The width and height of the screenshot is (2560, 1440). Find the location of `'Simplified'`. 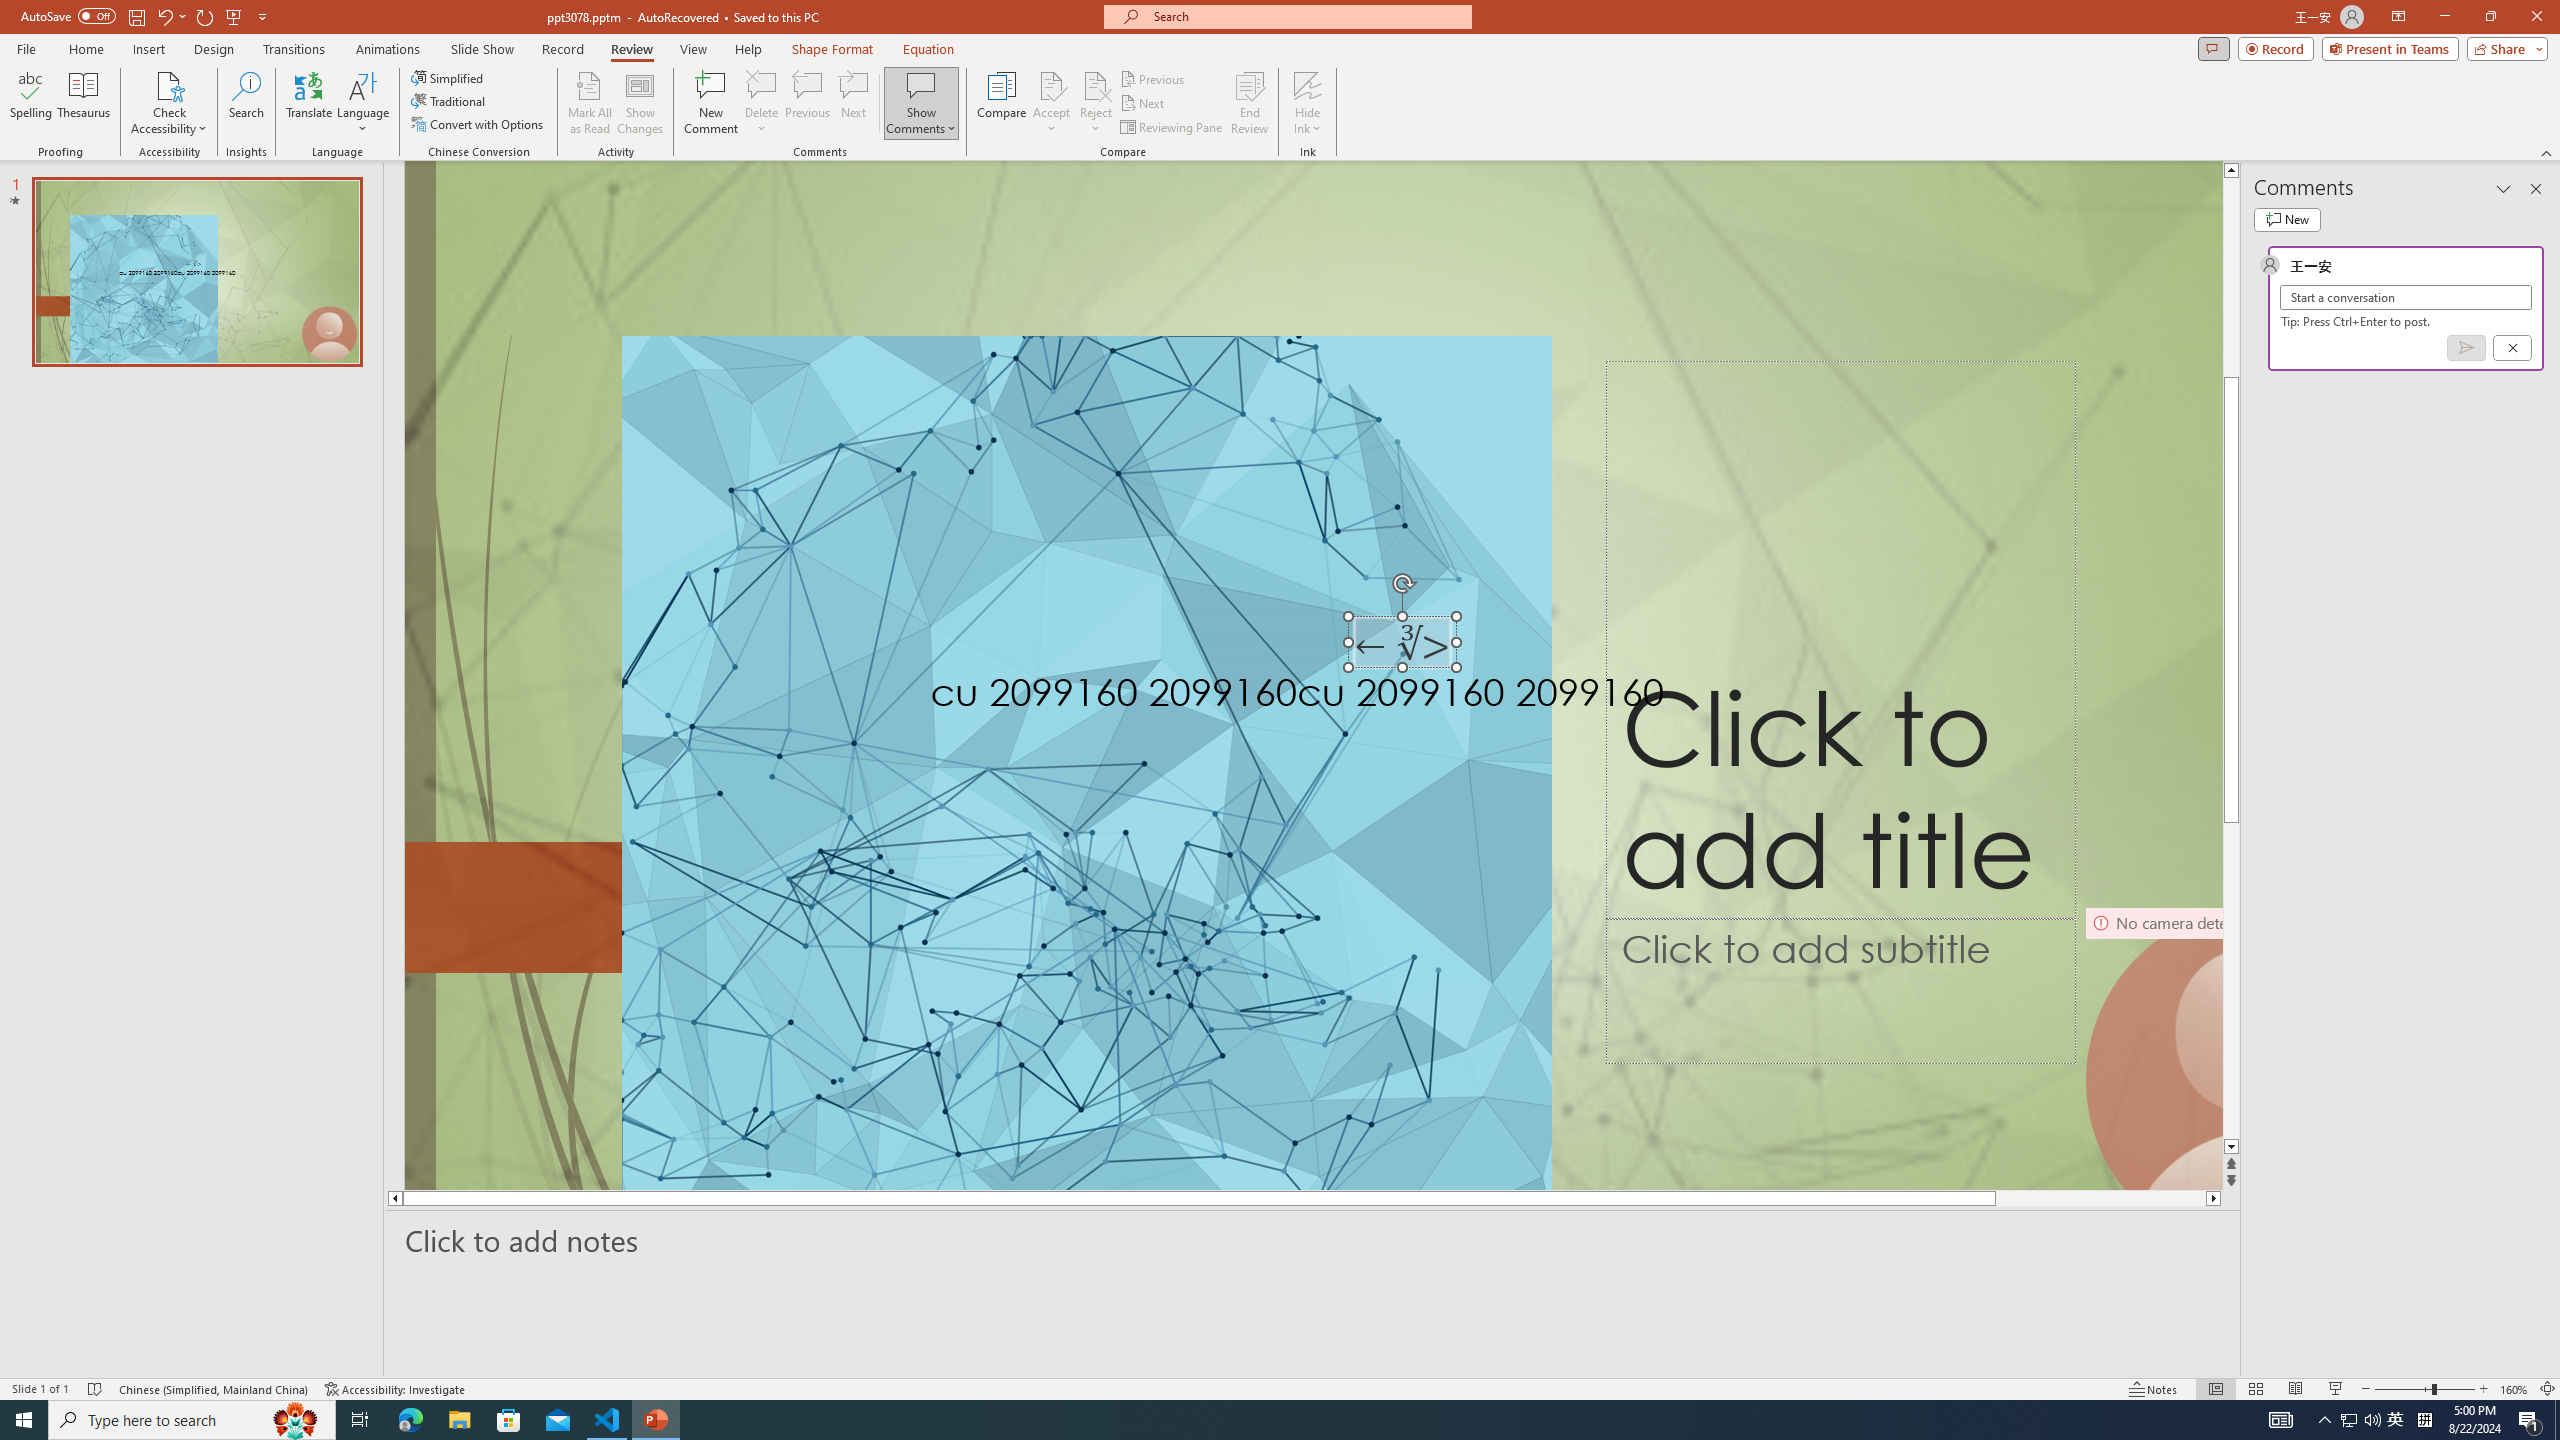

'Simplified' is located at coordinates (448, 77).